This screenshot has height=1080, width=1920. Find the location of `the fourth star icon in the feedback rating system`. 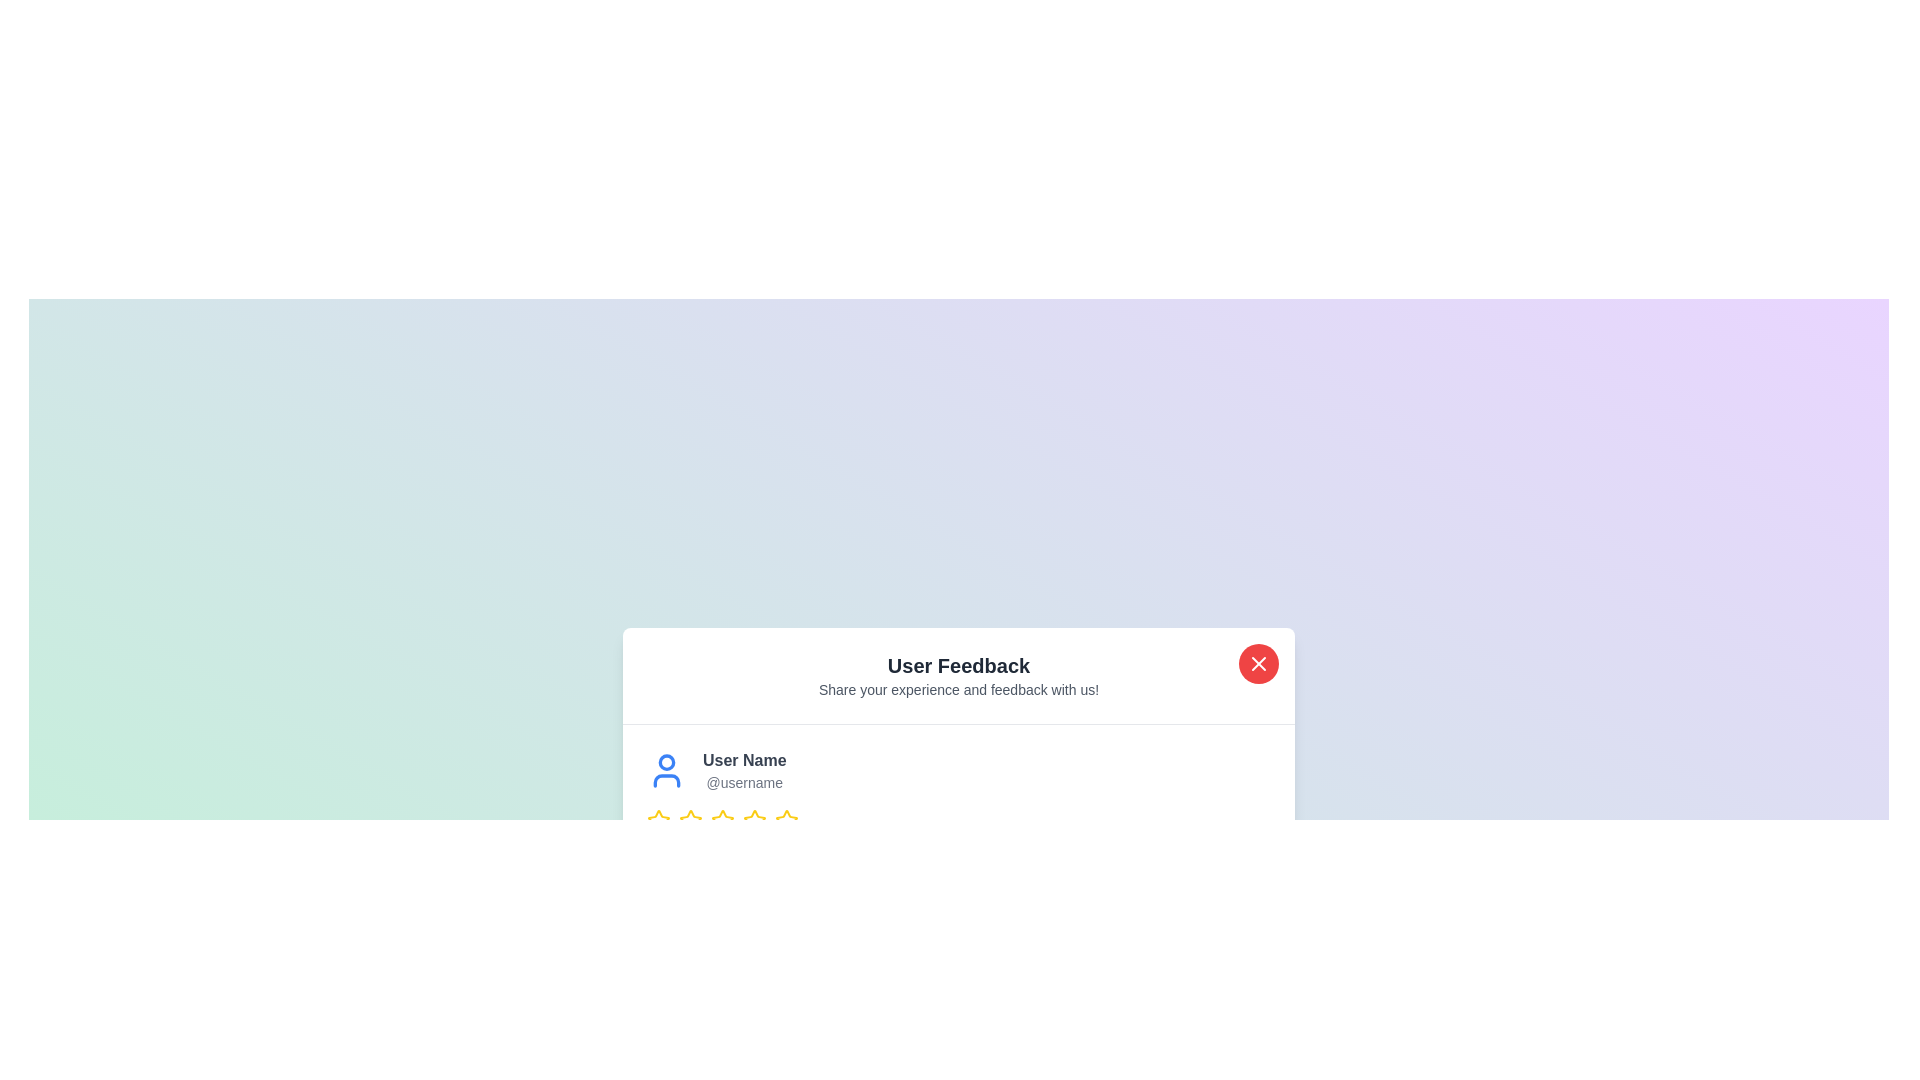

the fourth star icon in the feedback rating system is located at coordinates (753, 820).